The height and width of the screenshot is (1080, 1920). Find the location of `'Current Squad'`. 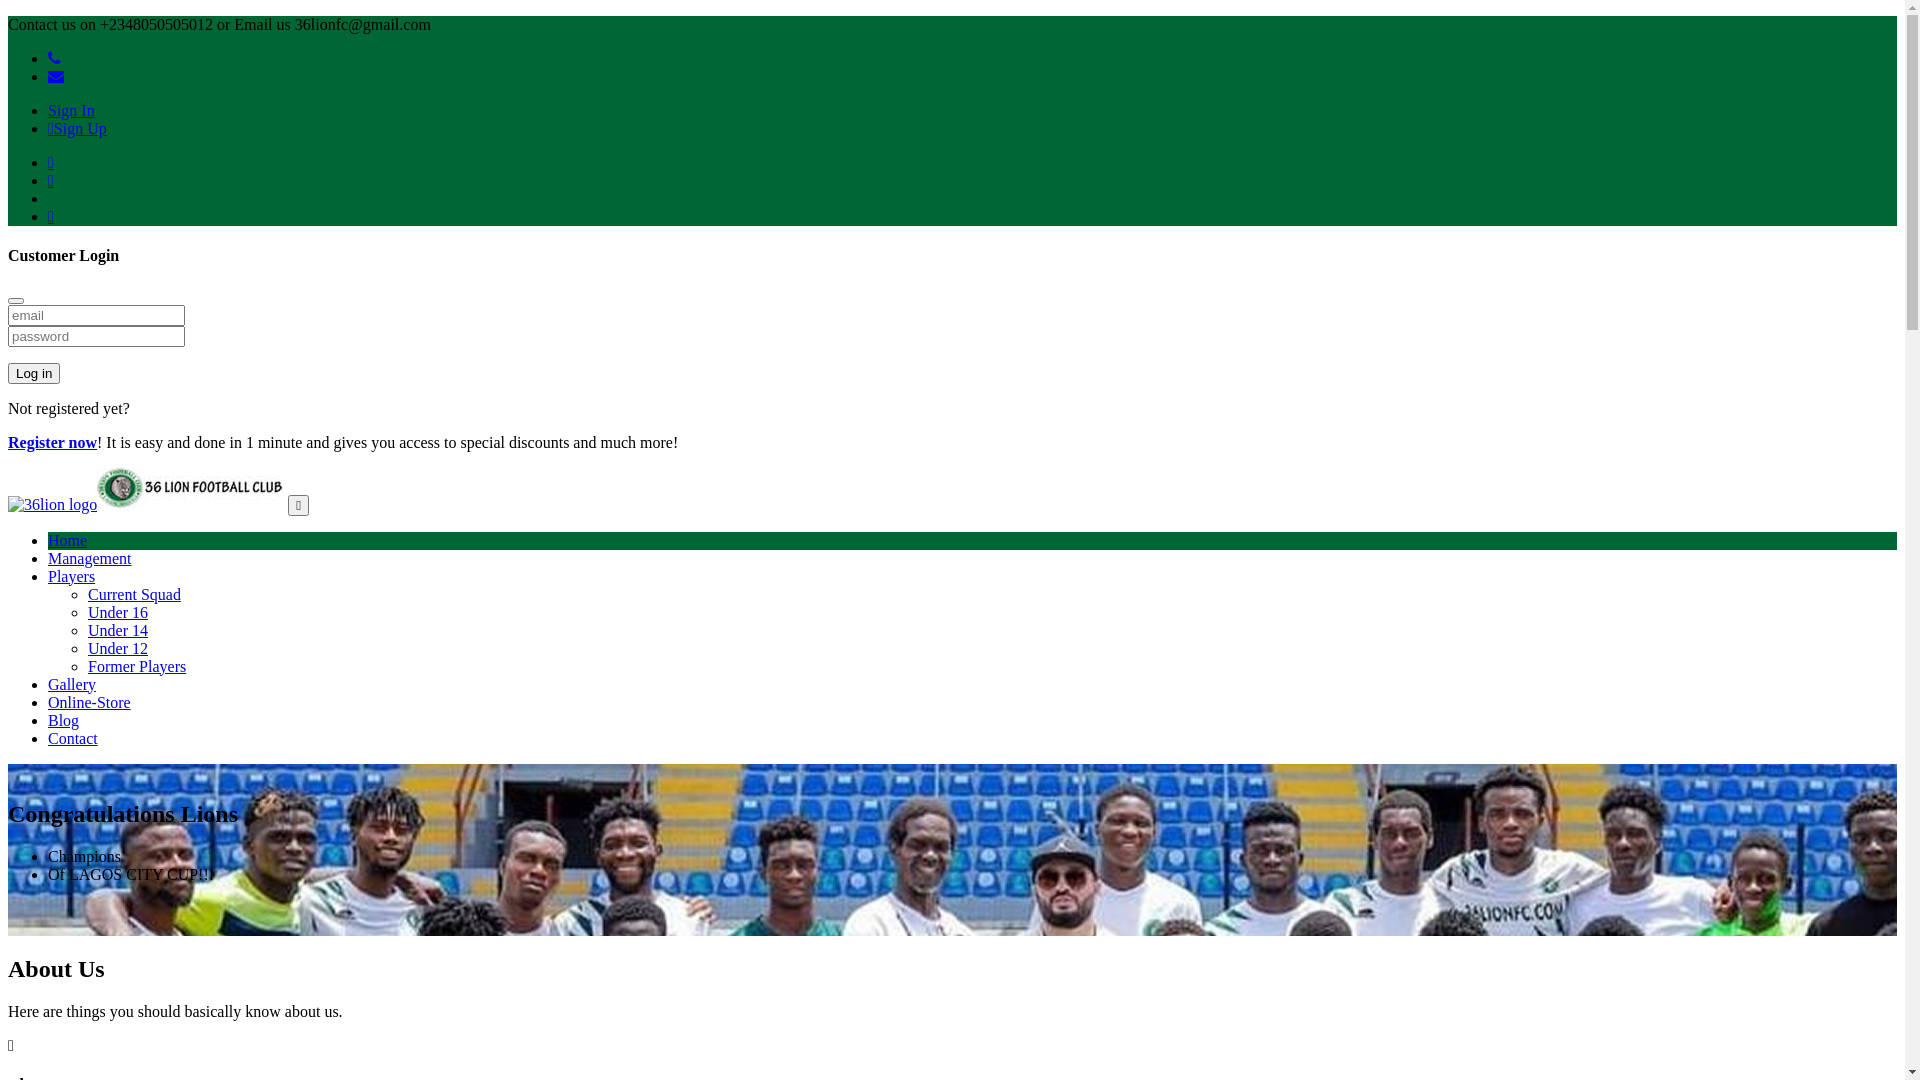

'Current Squad' is located at coordinates (86, 593).